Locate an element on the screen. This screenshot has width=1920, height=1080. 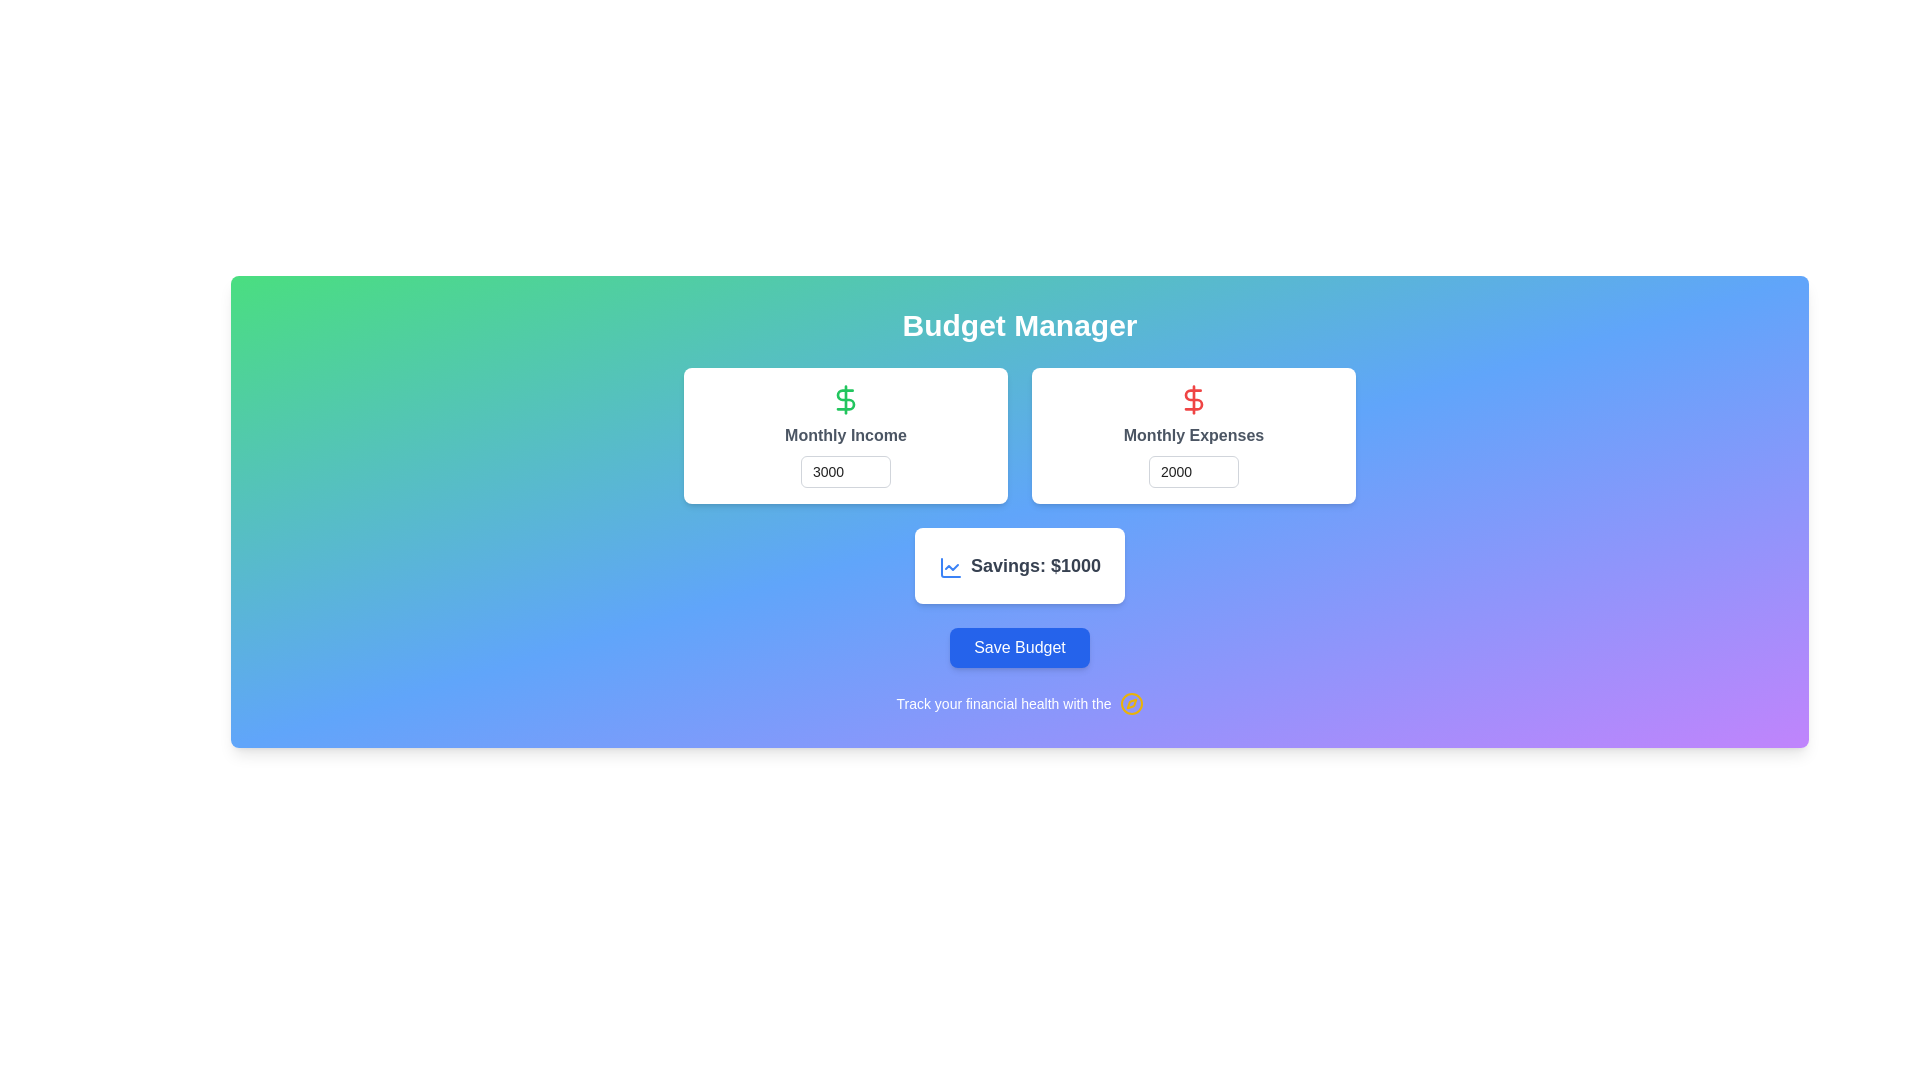
the numeric input field for 'Monthly Expenses' to select the value for editing is located at coordinates (1194, 471).